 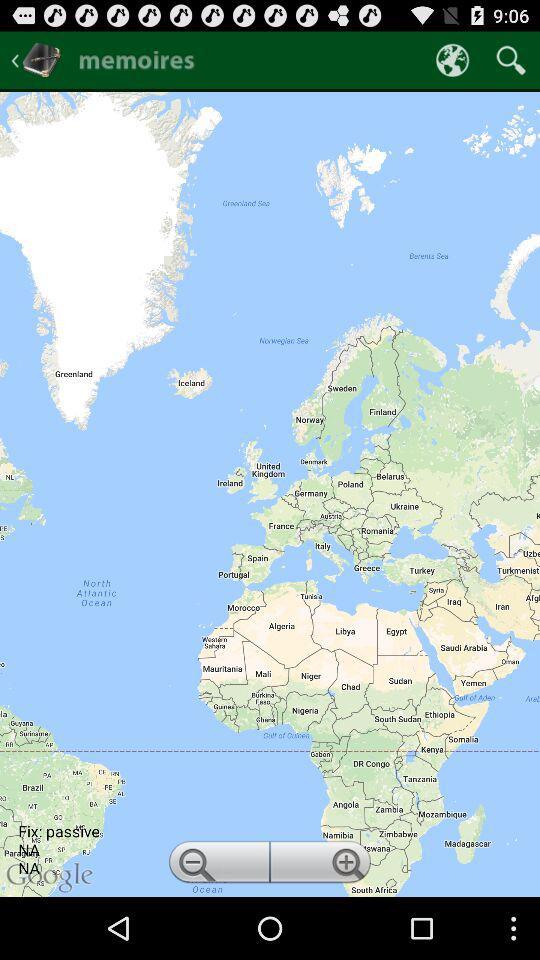 What do you see at coordinates (511, 64) in the screenshot?
I see `the search icon` at bounding box center [511, 64].